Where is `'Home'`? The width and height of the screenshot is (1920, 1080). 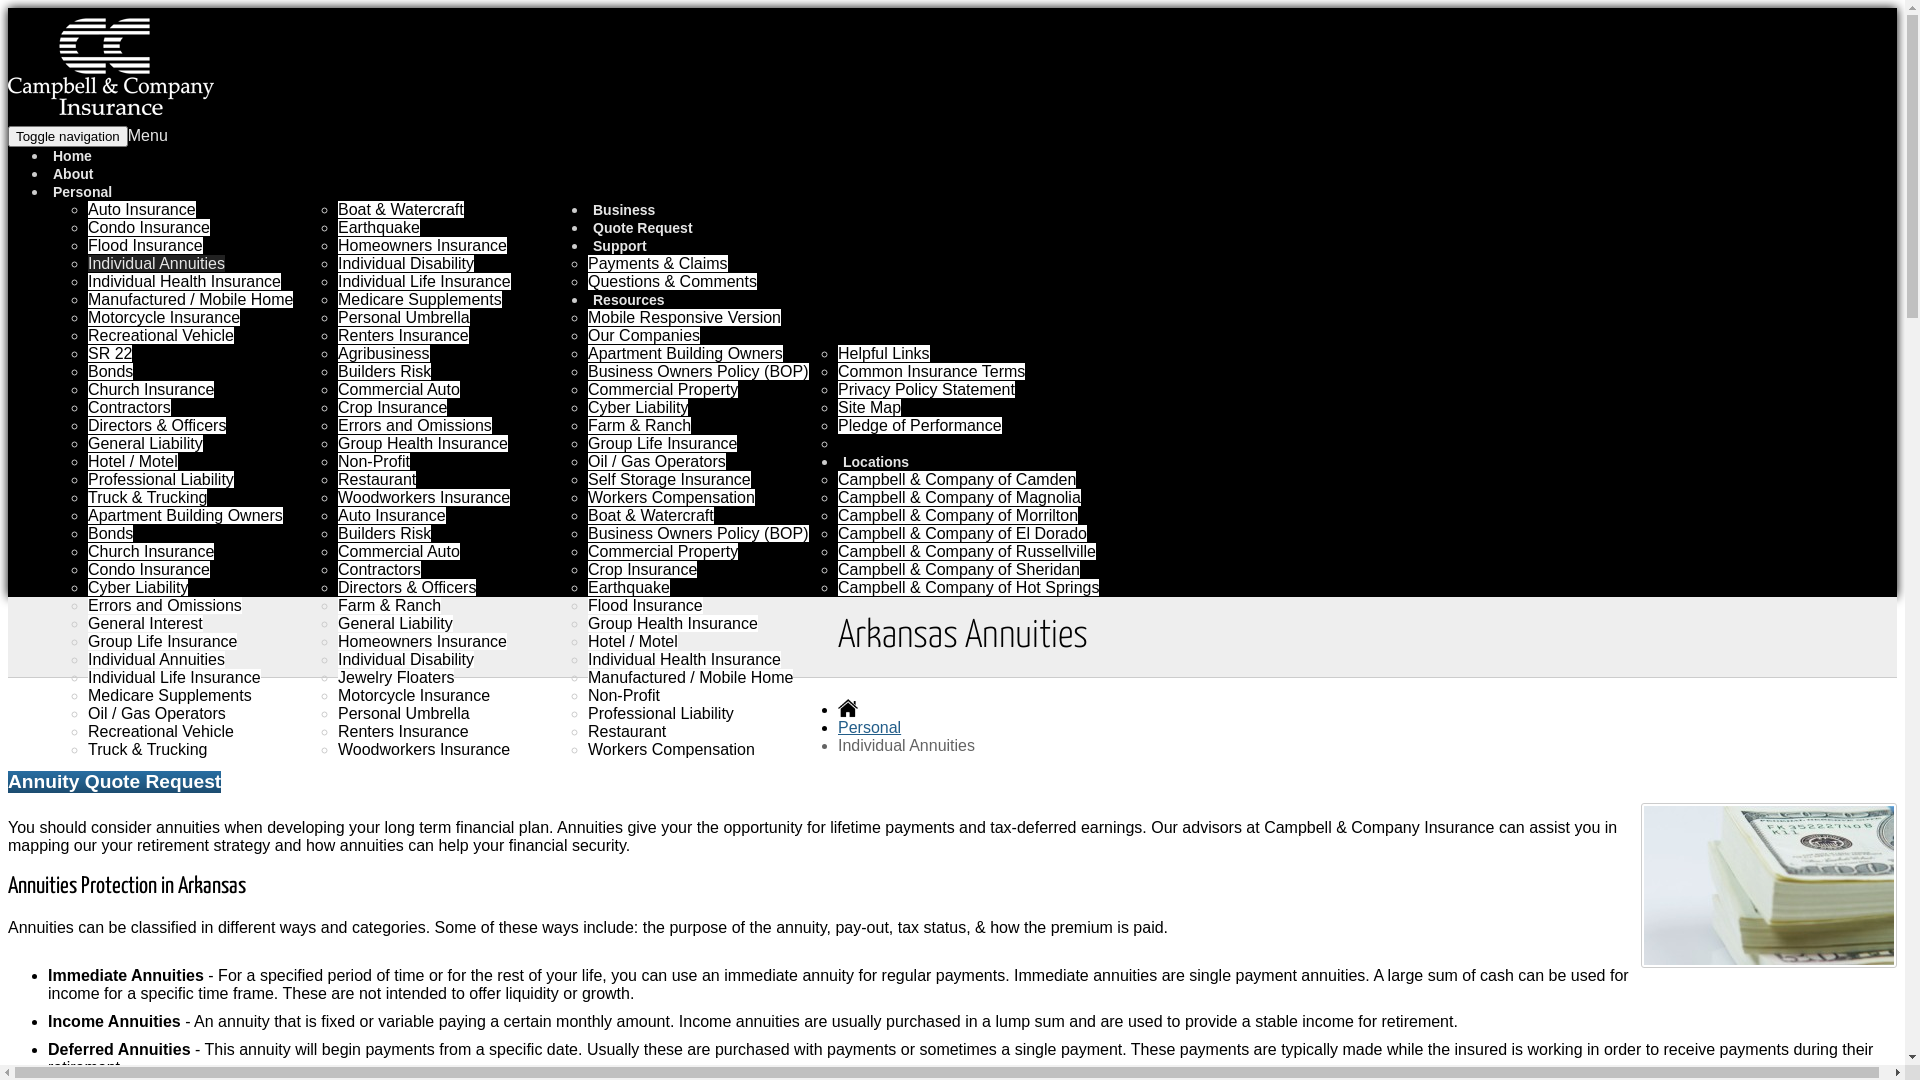
'Home' is located at coordinates (72, 154).